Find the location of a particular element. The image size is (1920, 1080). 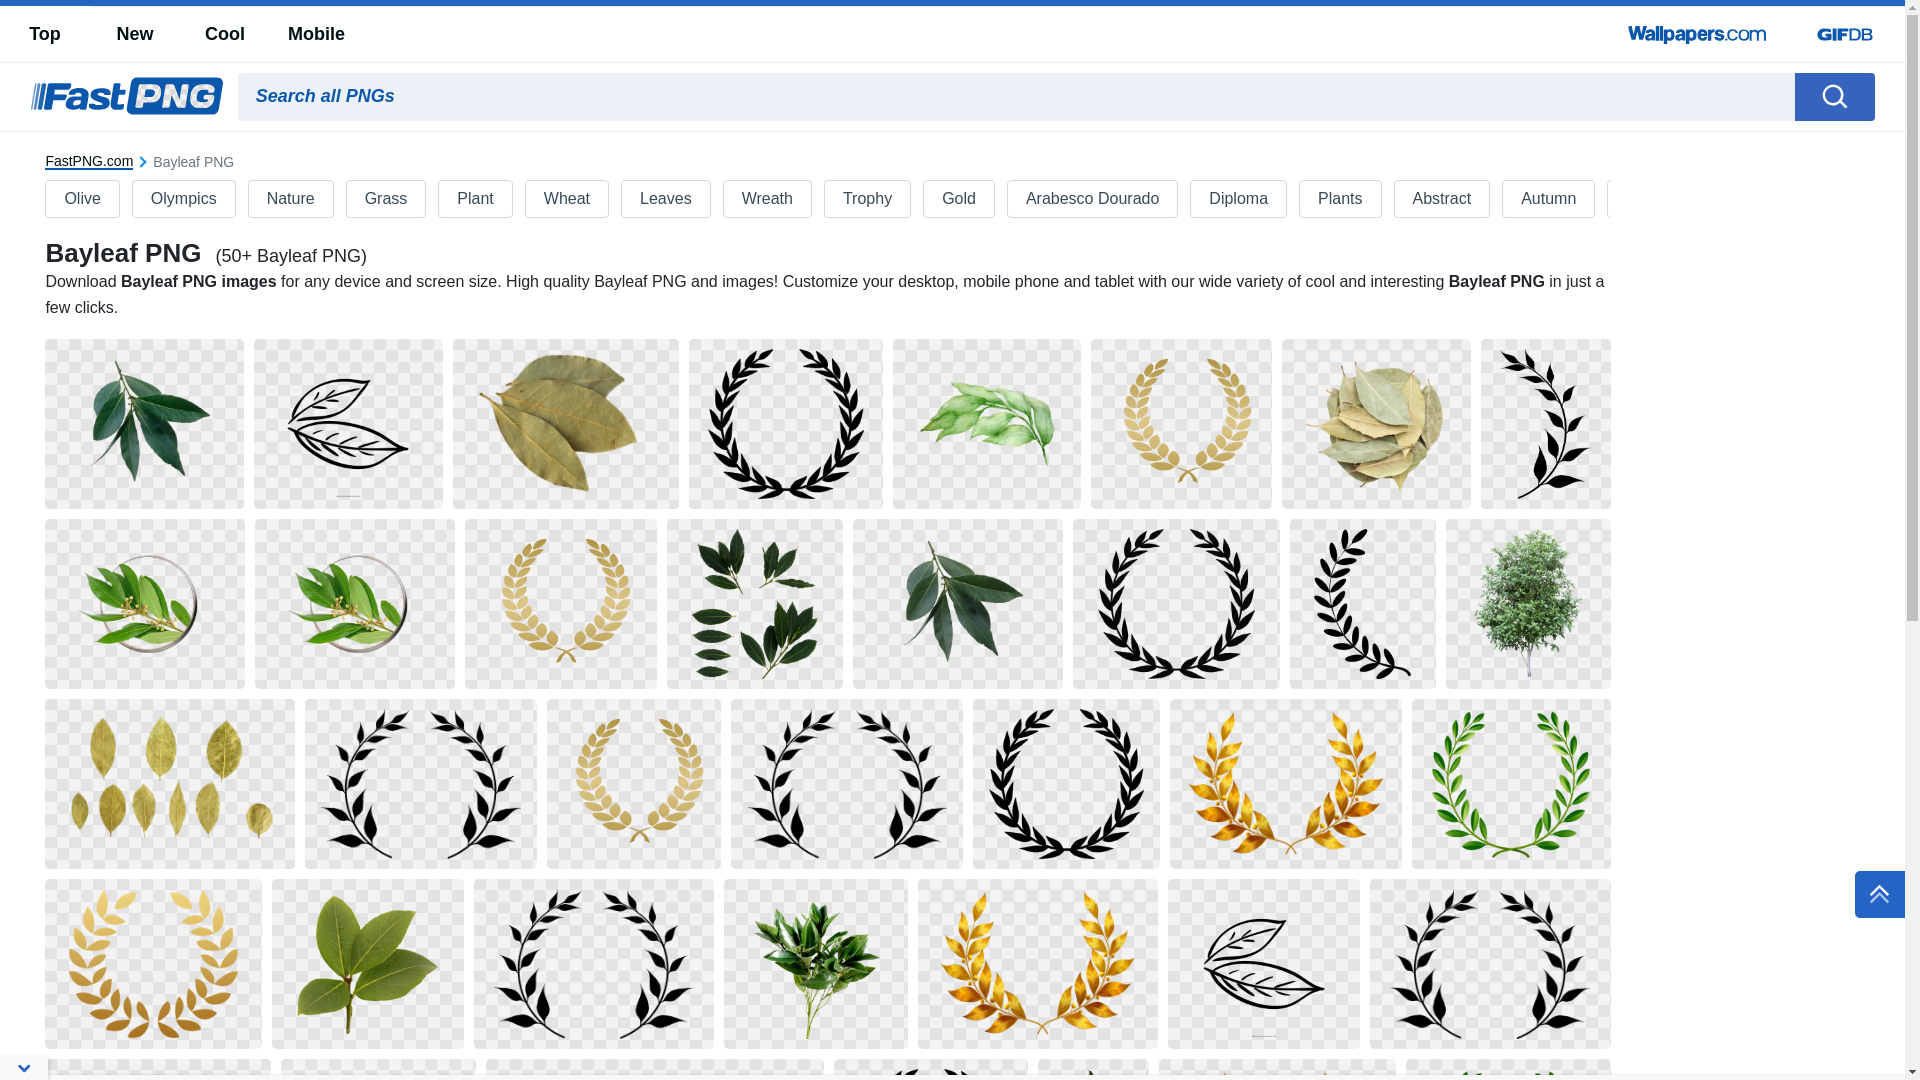

'FastPNG.com' is located at coordinates (88, 161).